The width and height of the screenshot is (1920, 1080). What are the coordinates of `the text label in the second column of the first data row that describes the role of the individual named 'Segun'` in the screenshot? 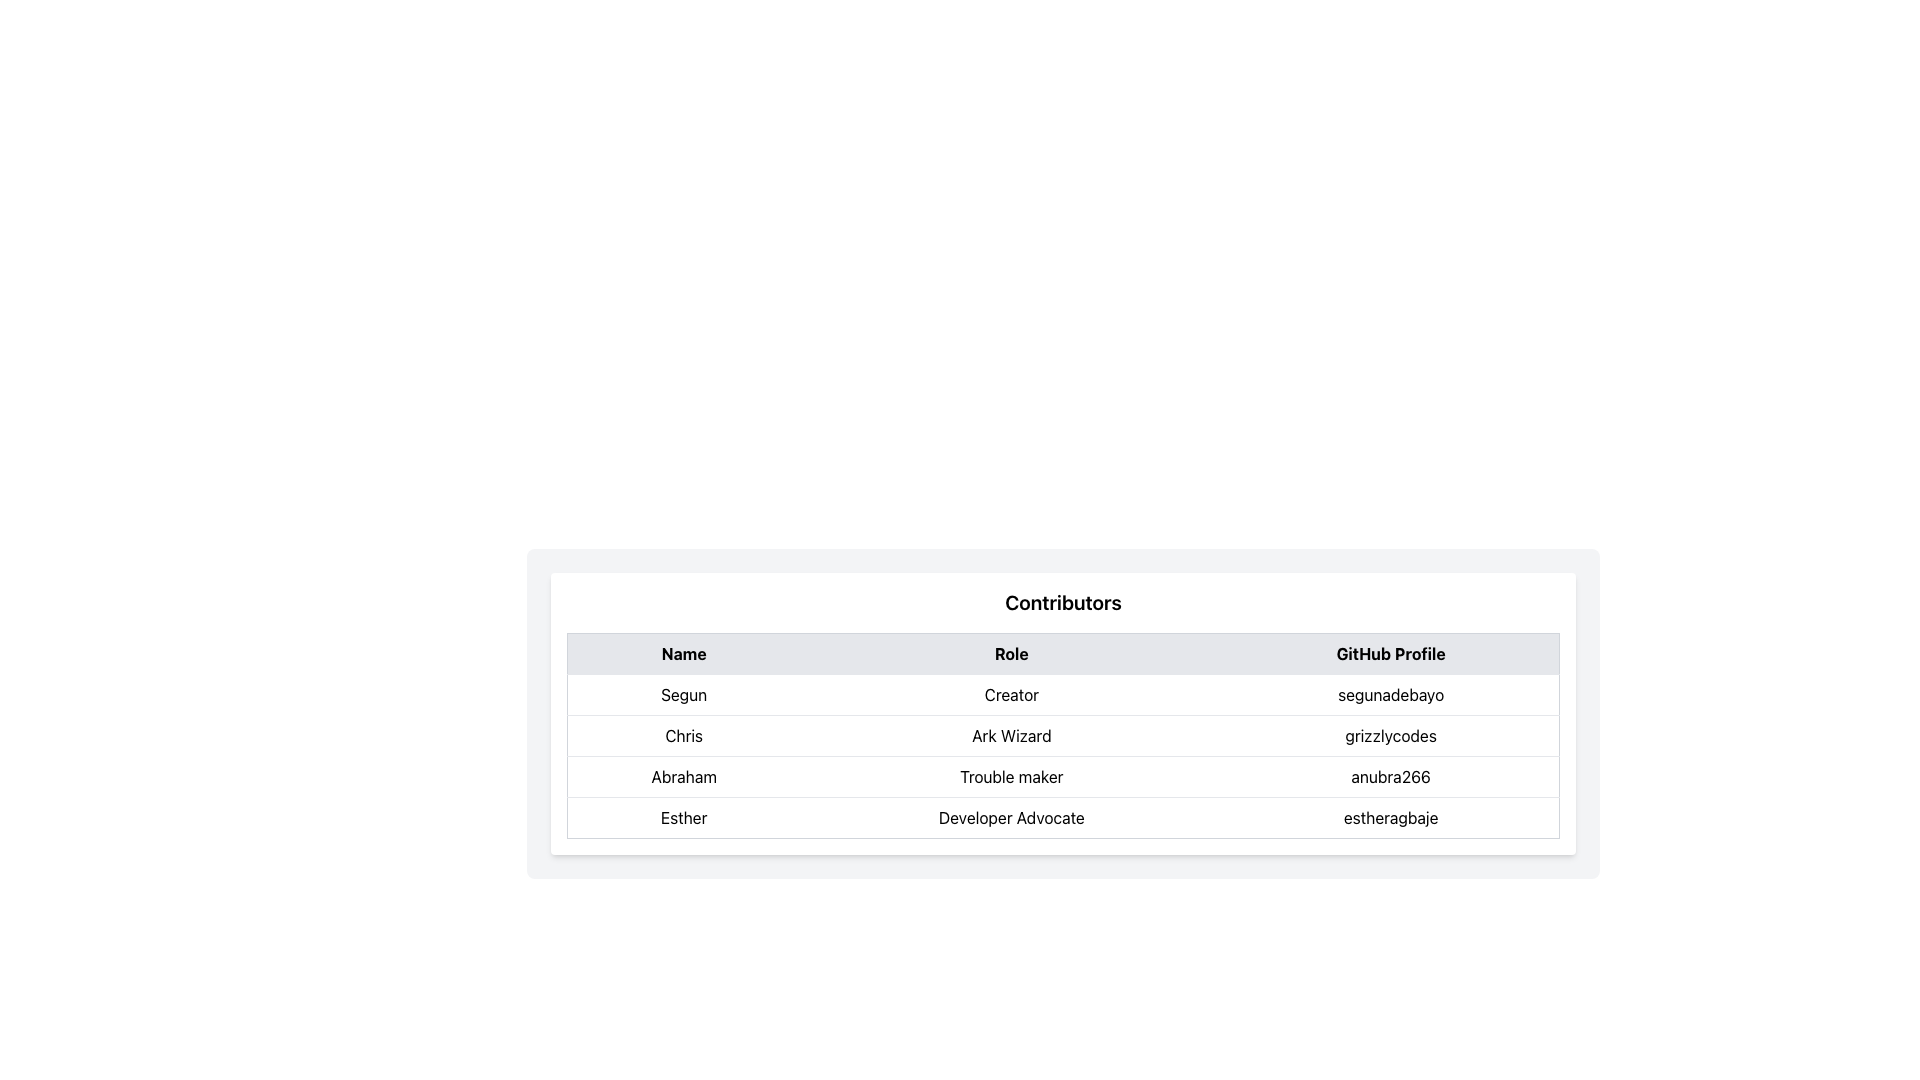 It's located at (1011, 693).